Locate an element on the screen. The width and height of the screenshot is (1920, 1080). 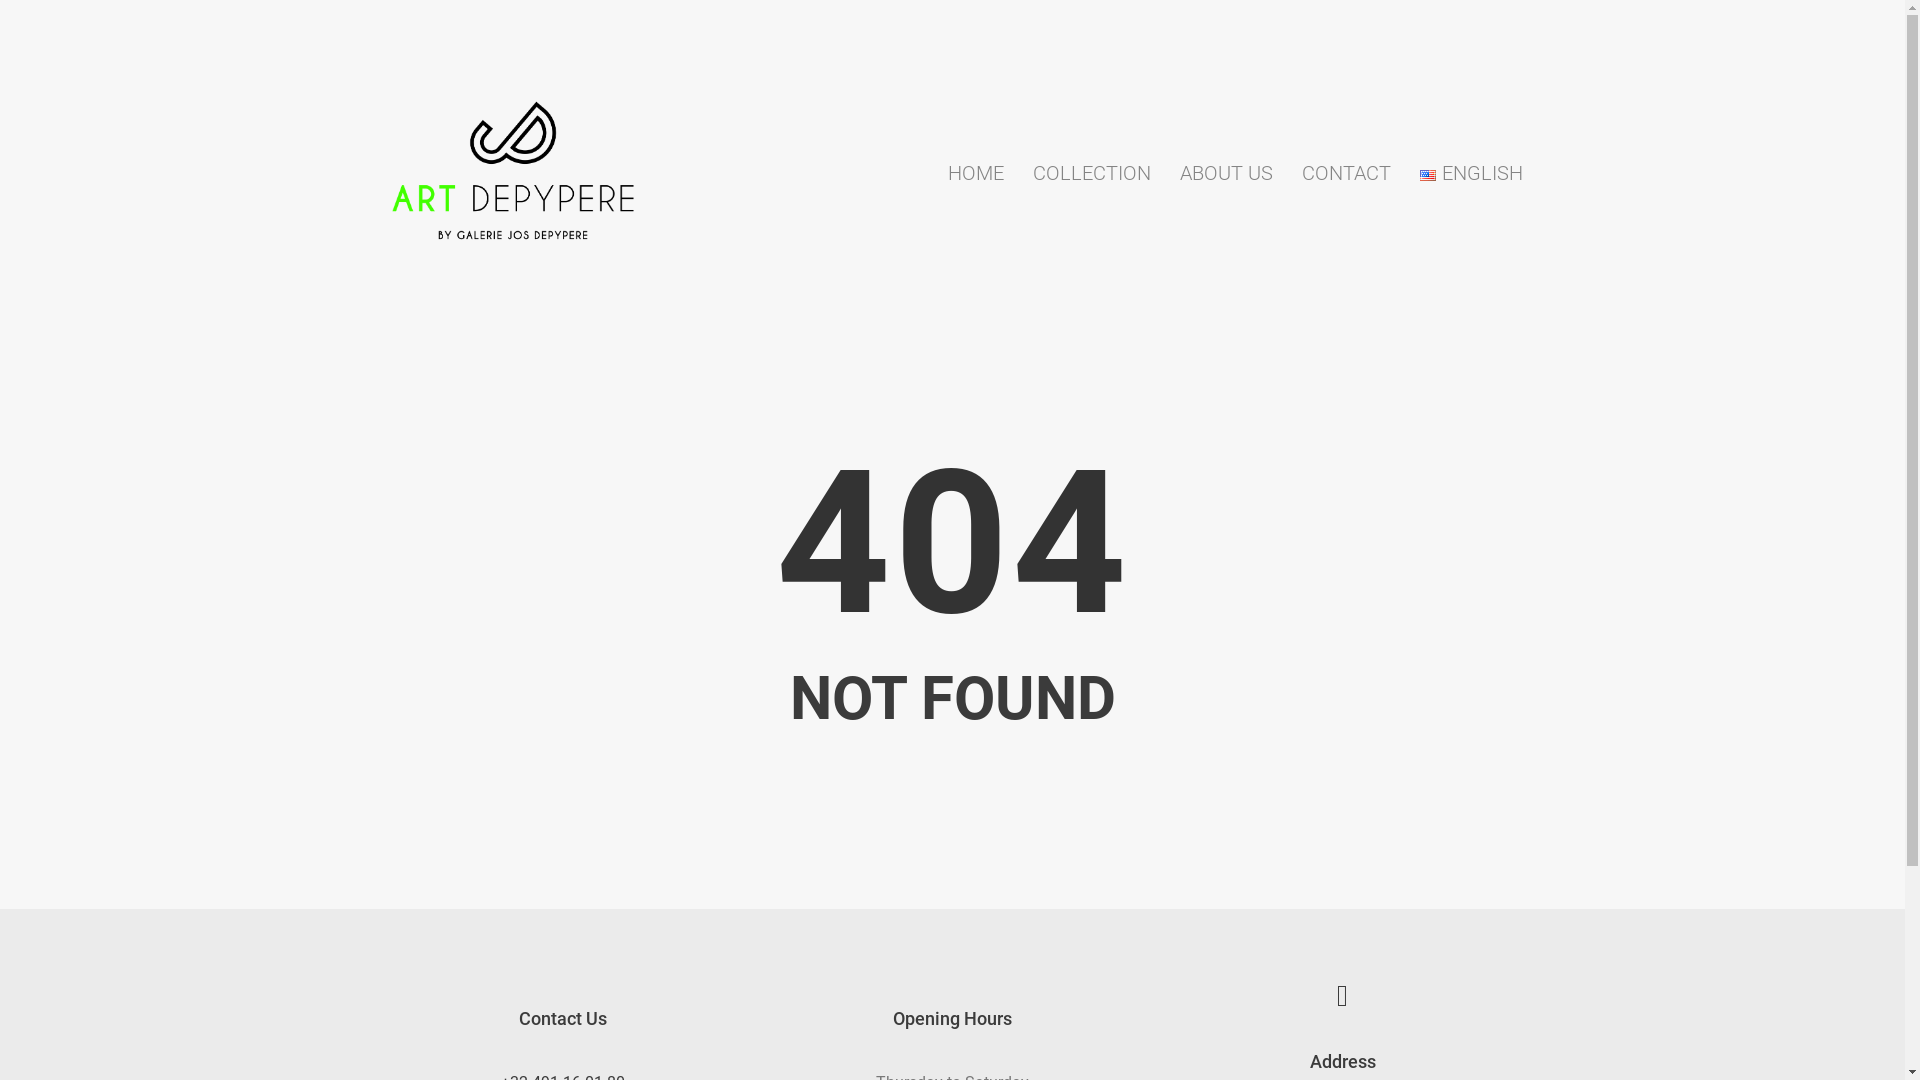
'HOME' is located at coordinates (975, 172).